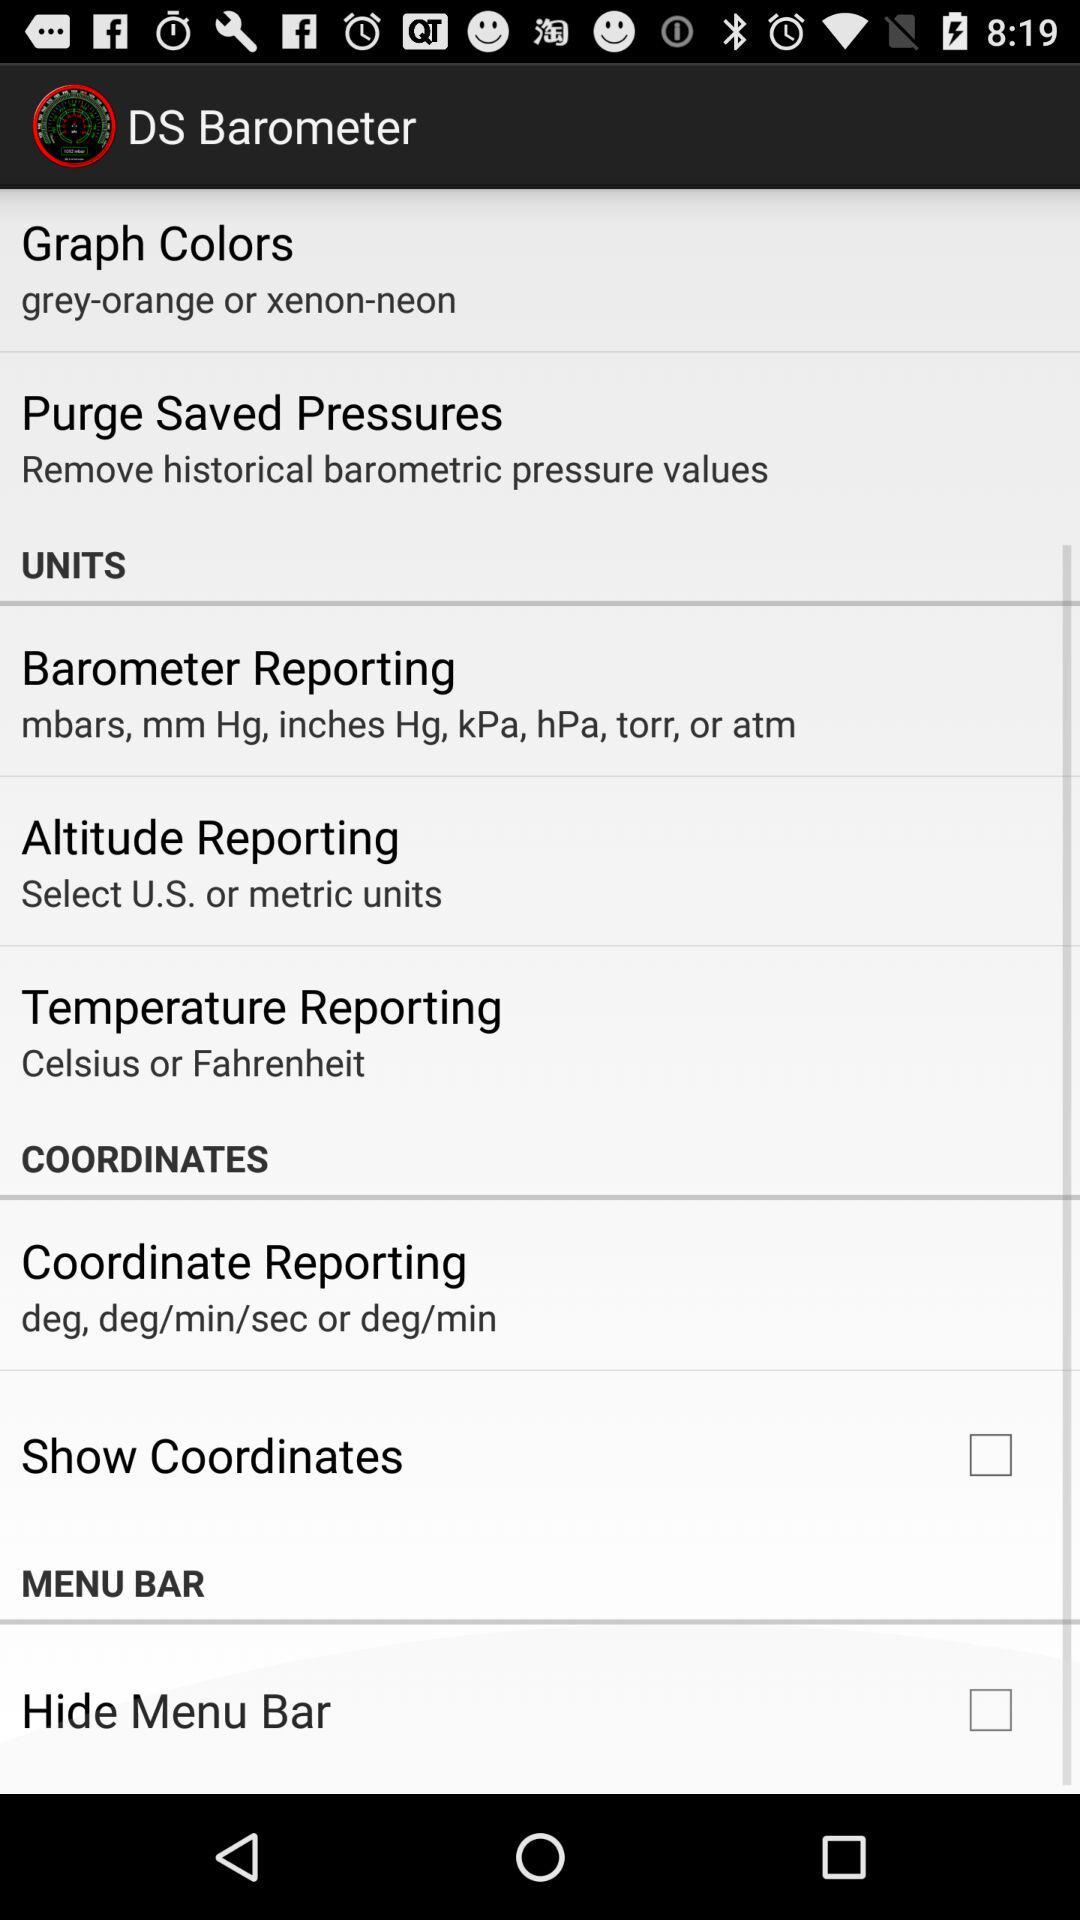 The width and height of the screenshot is (1080, 1920). What do you see at coordinates (237, 666) in the screenshot?
I see `the barometer reporting` at bounding box center [237, 666].